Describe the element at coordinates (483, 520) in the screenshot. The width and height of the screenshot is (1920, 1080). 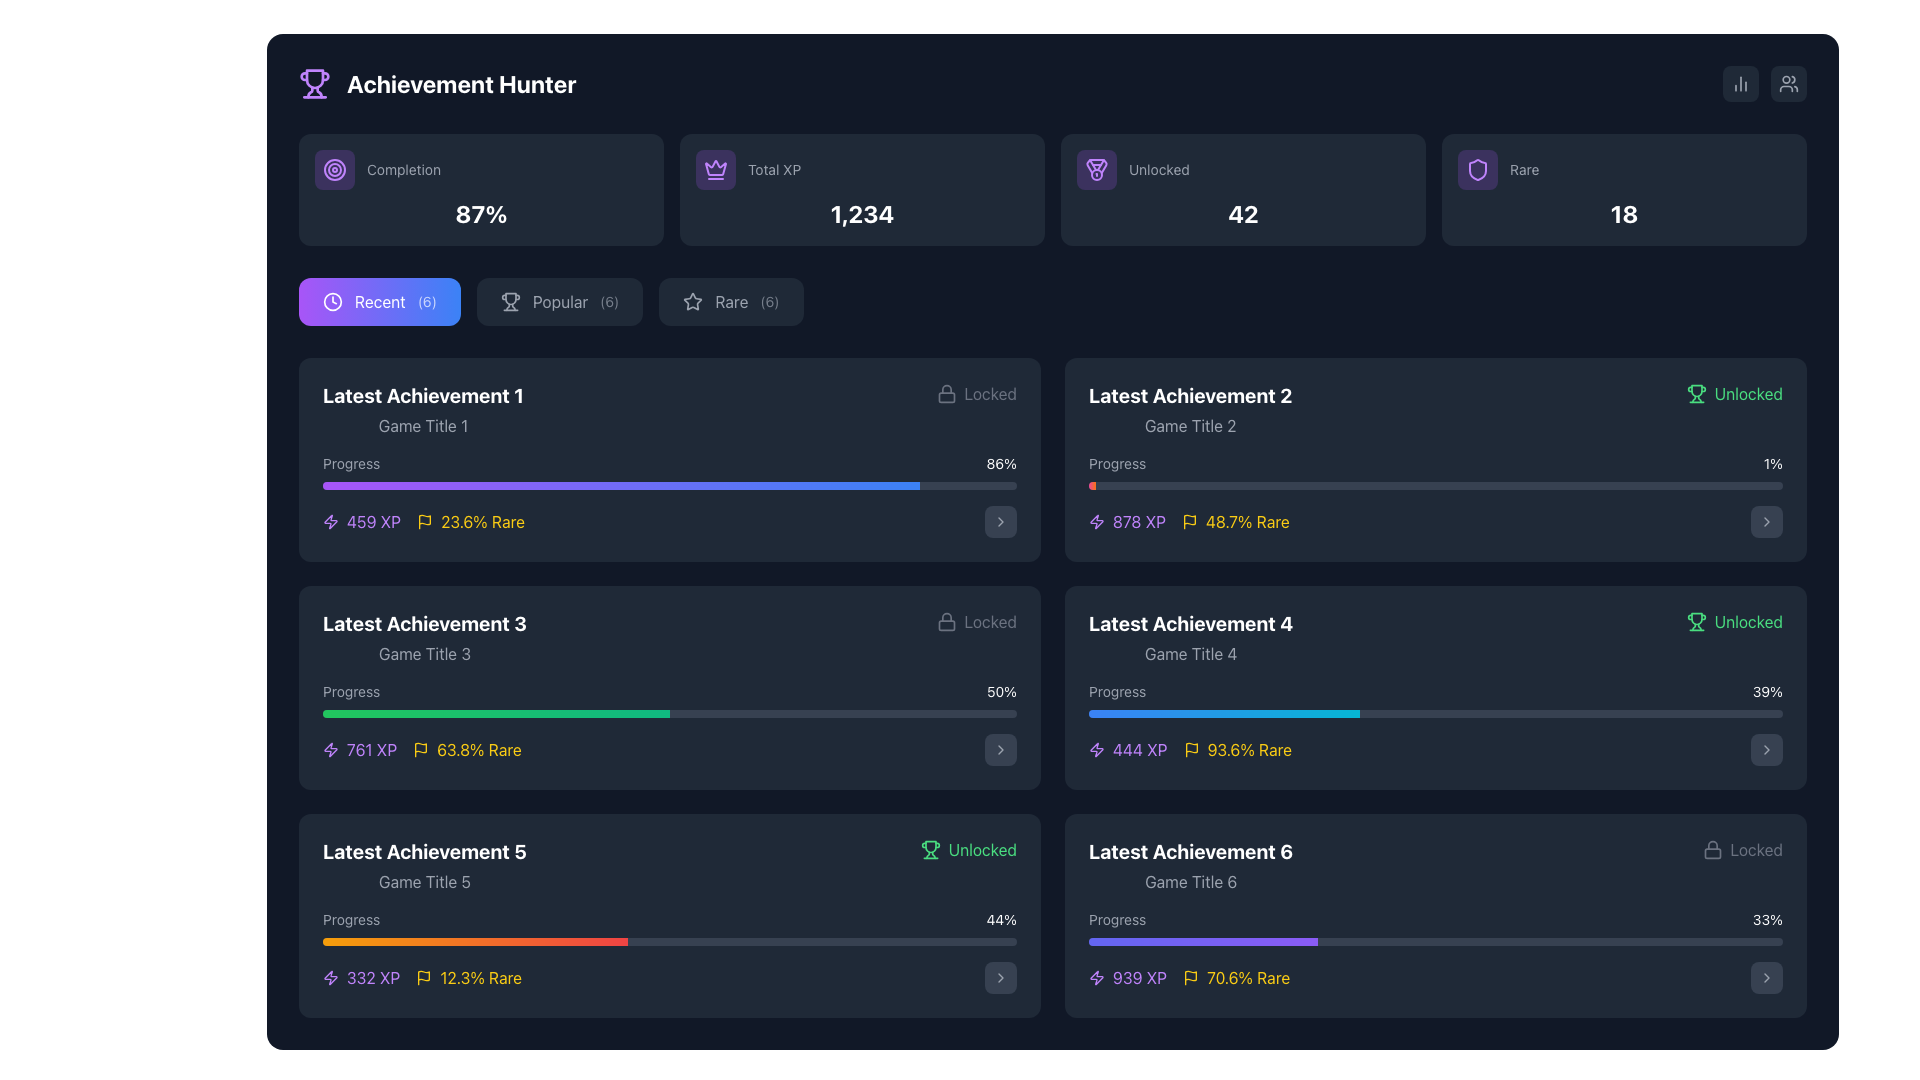
I see `information displayed on the text label showing '23.6% Rare' in yellow font, located within the 'Latest Achievement 1' section under 'Progress'` at that location.